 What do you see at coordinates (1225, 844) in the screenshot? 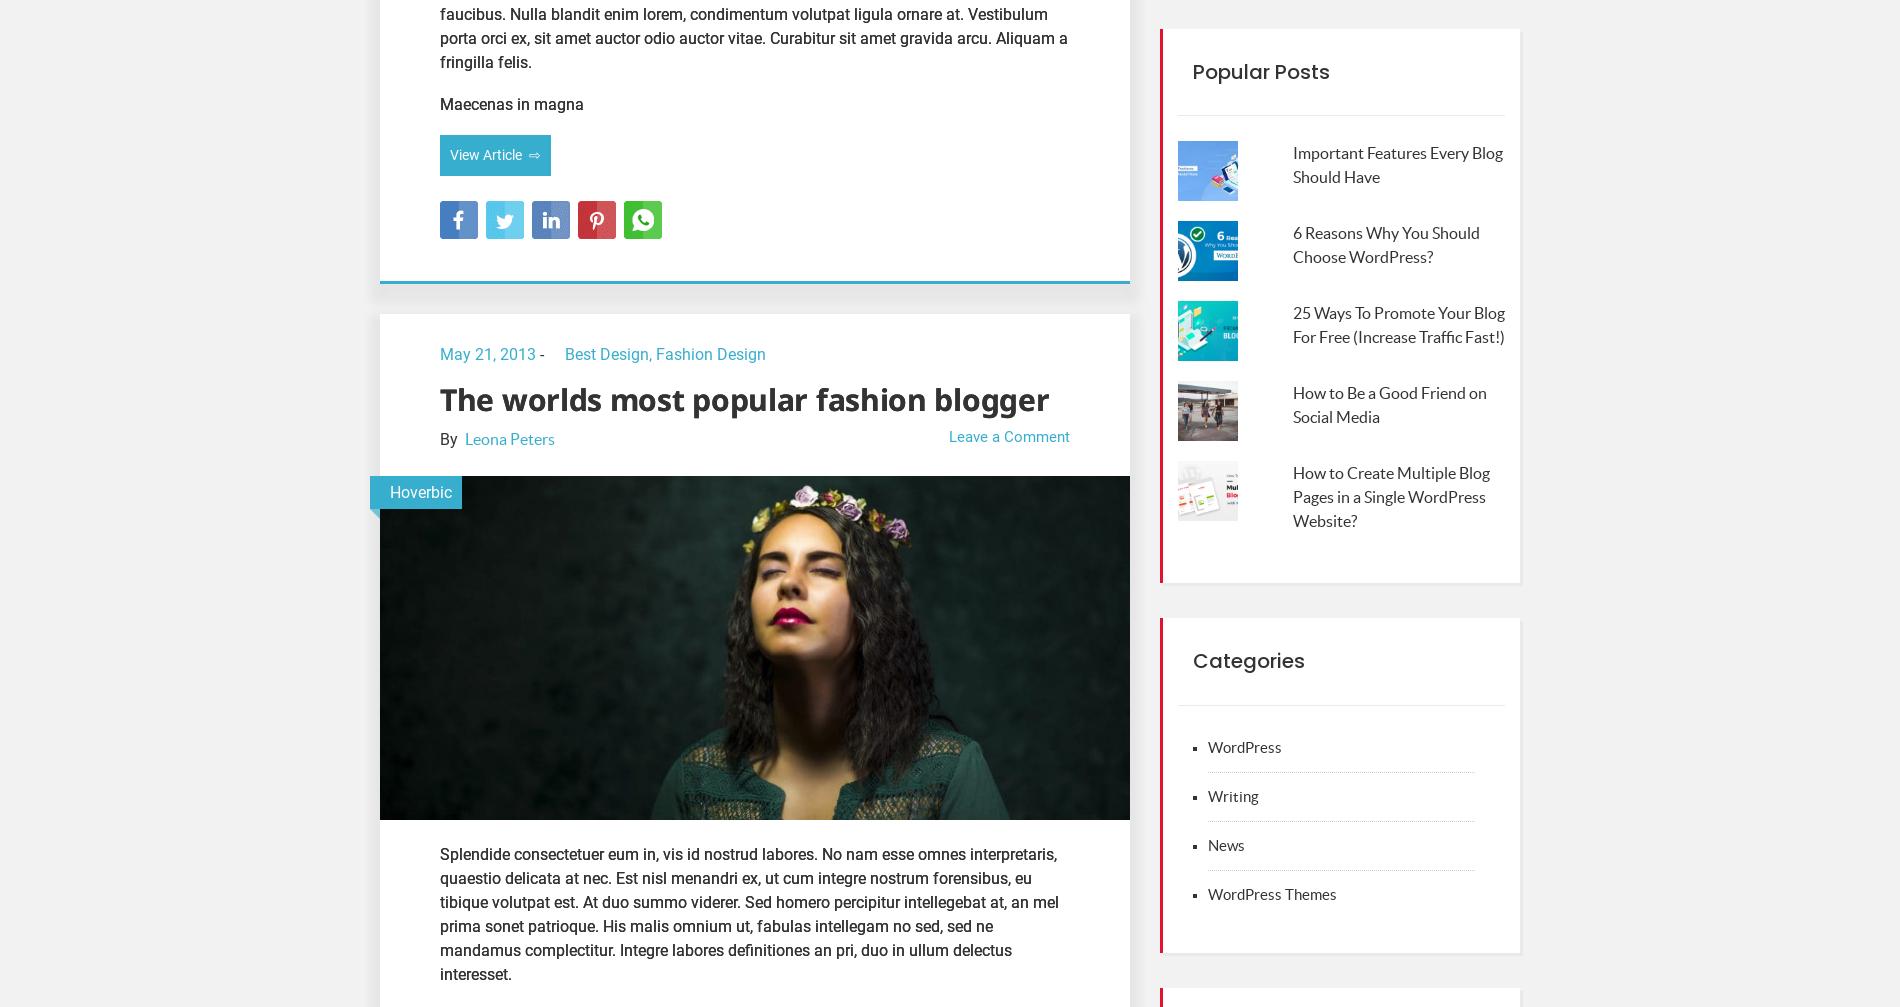
I see `'News'` at bounding box center [1225, 844].